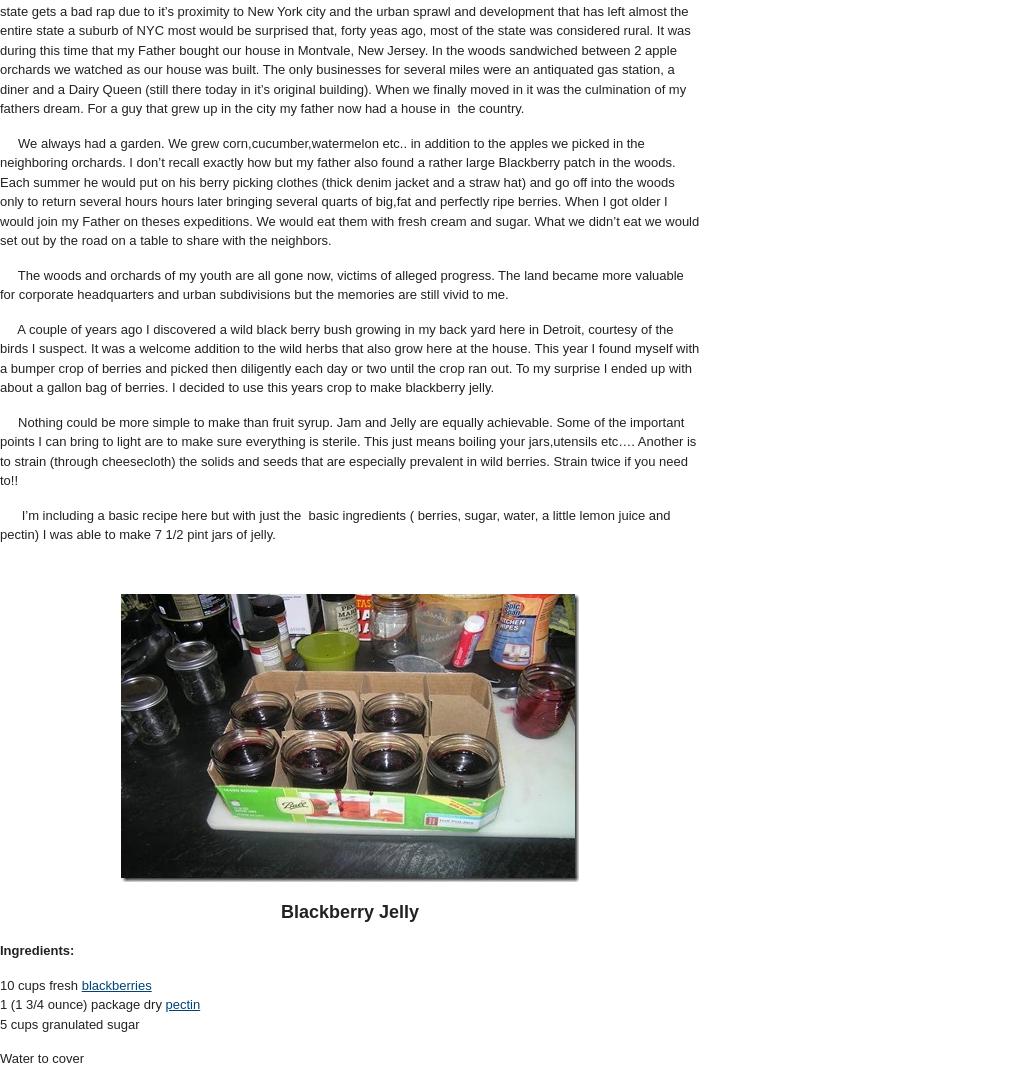 The width and height of the screenshot is (1028, 1077). Describe the element at coordinates (81, 1003) in the screenshot. I see `'1 (1 3/4 ounce) package dry'` at that location.